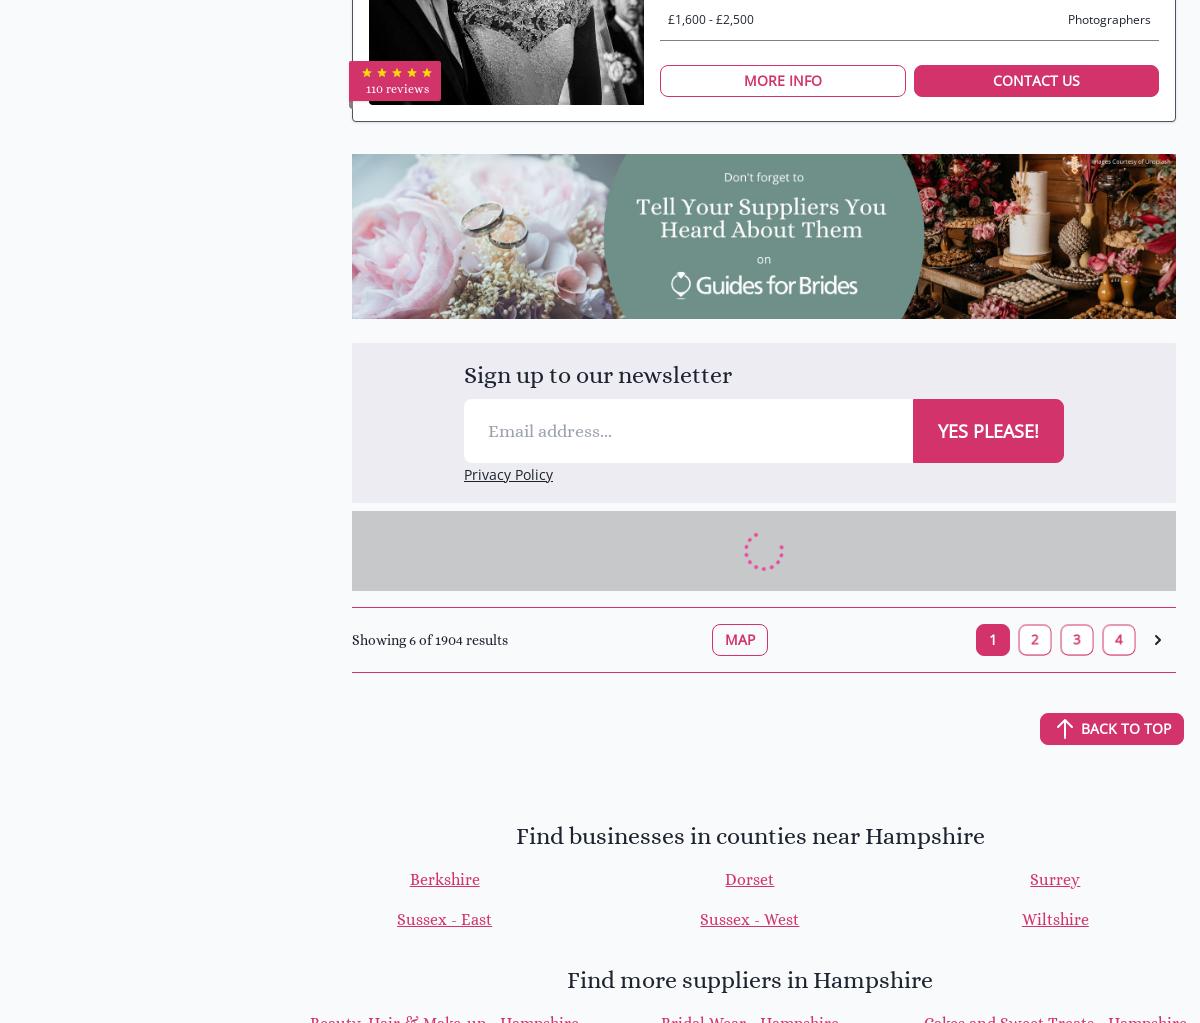 This screenshot has width=1200, height=1023. What do you see at coordinates (1124, 727) in the screenshot?
I see `'Back To Top'` at bounding box center [1124, 727].